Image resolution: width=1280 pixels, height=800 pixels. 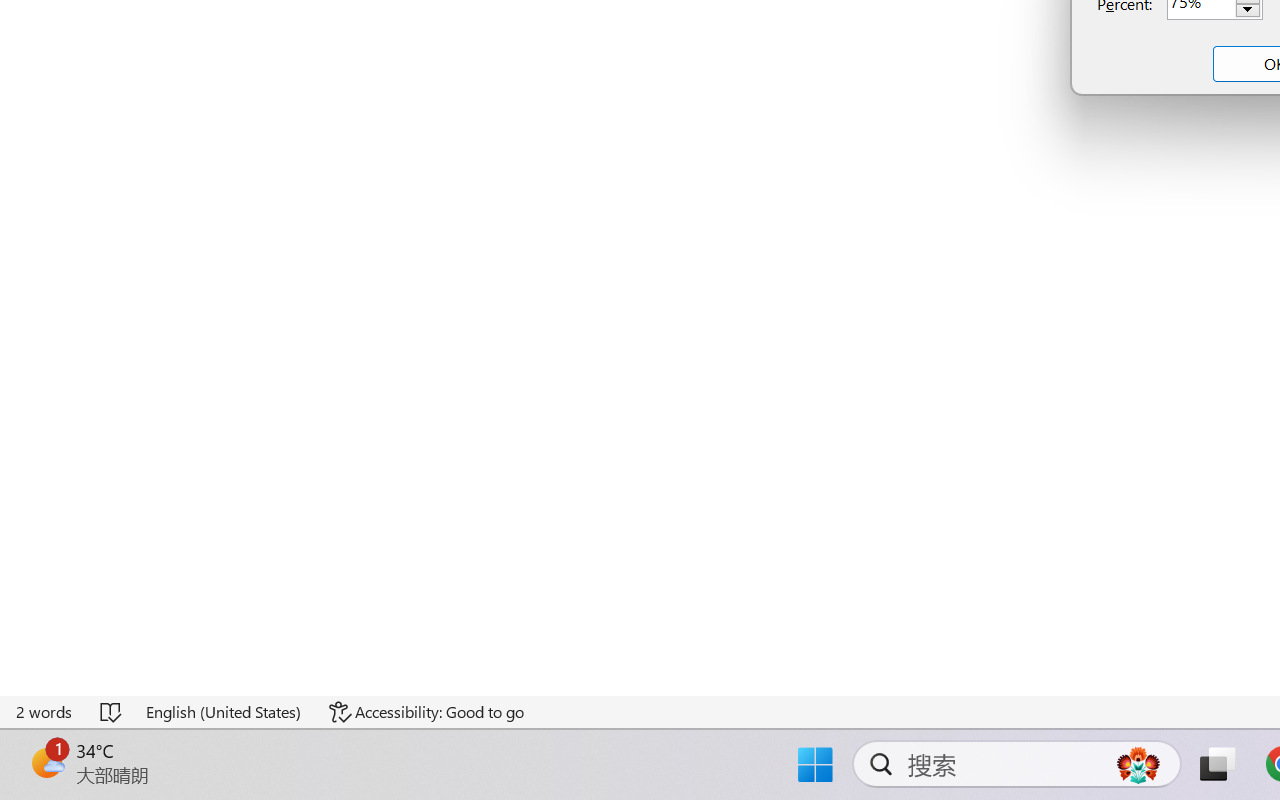 What do you see at coordinates (425, 711) in the screenshot?
I see `'Accessibility Checker Accessibility: Good to go'` at bounding box center [425, 711].